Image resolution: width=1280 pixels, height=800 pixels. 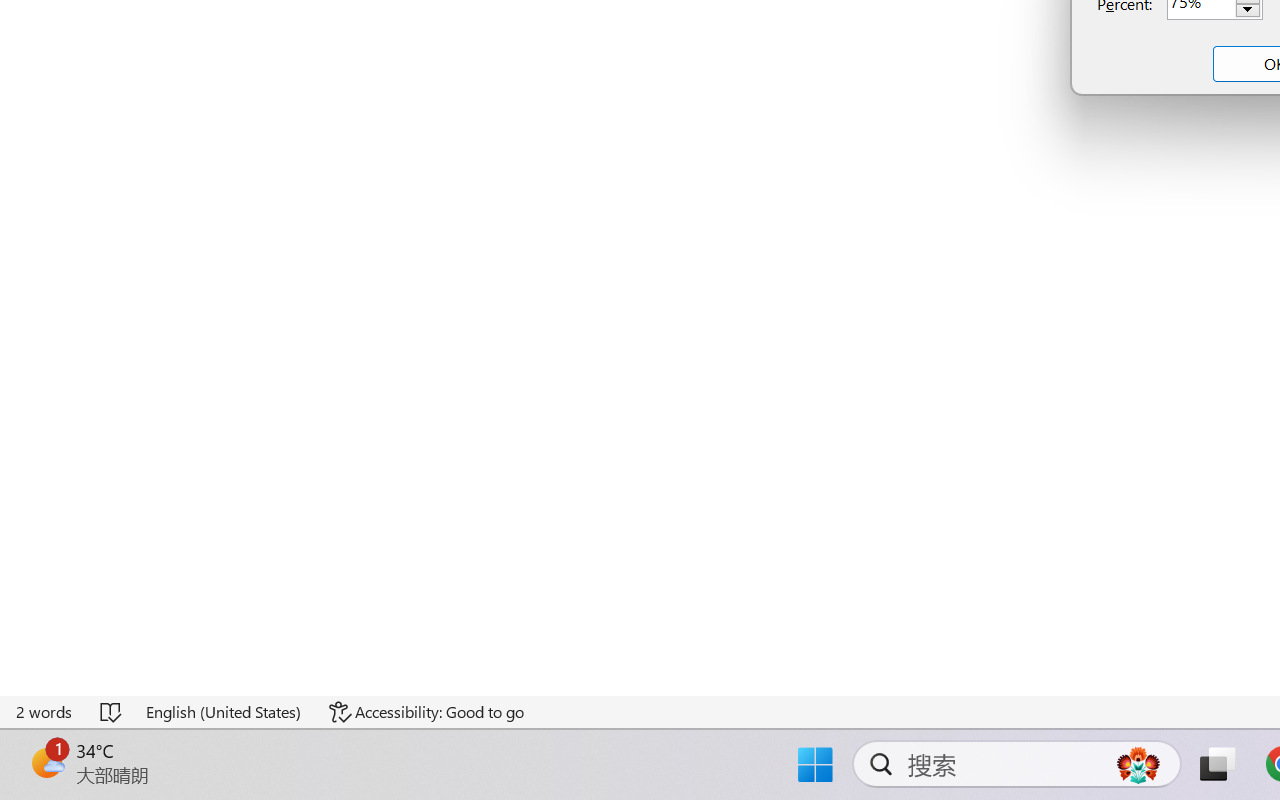 What do you see at coordinates (425, 711) in the screenshot?
I see `'Accessibility Checker Accessibility: Good to go'` at bounding box center [425, 711].